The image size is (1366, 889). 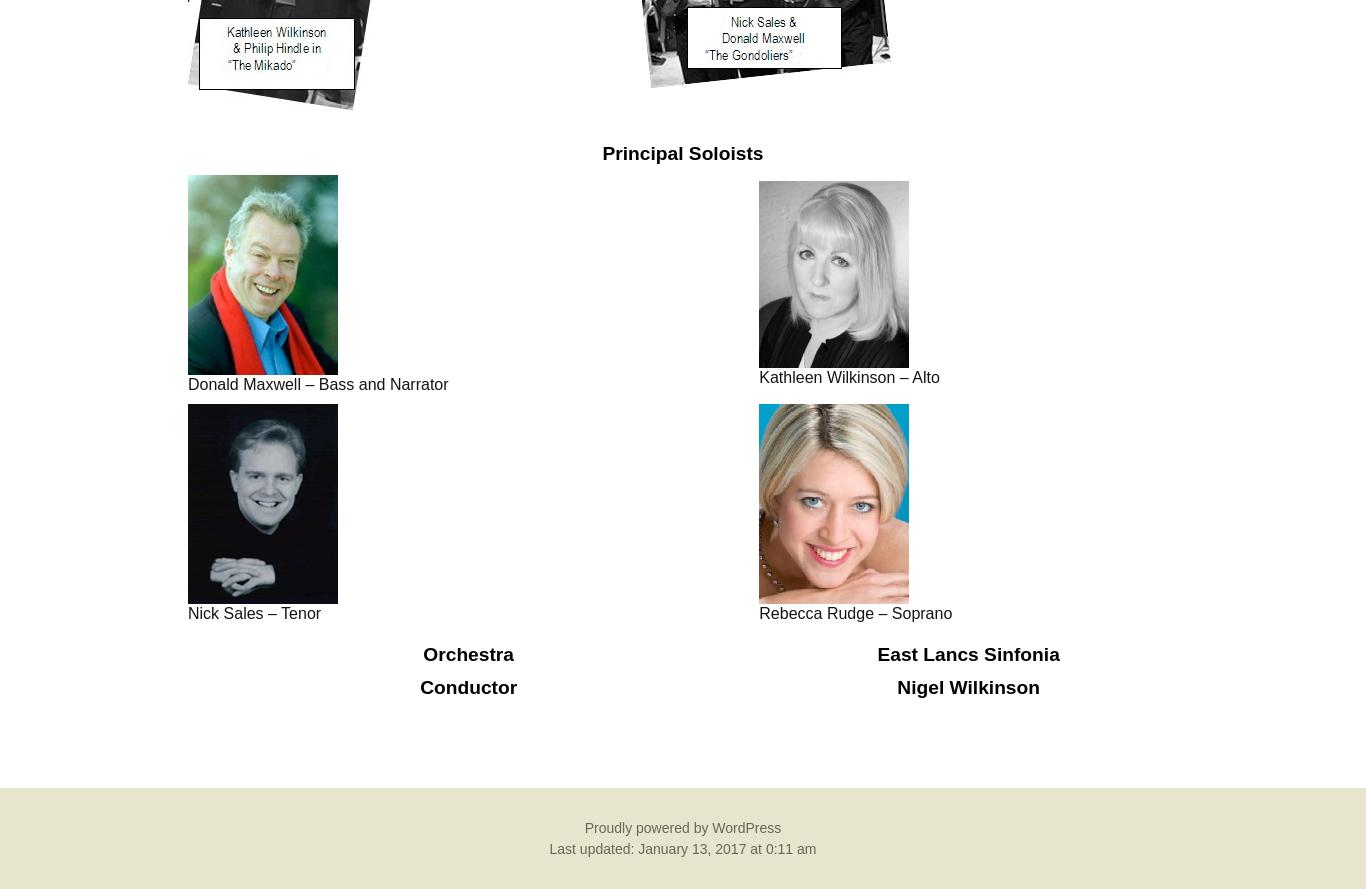 What do you see at coordinates (854, 611) in the screenshot?
I see `'Rebecca Rudge – Soprano'` at bounding box center [854, 611].